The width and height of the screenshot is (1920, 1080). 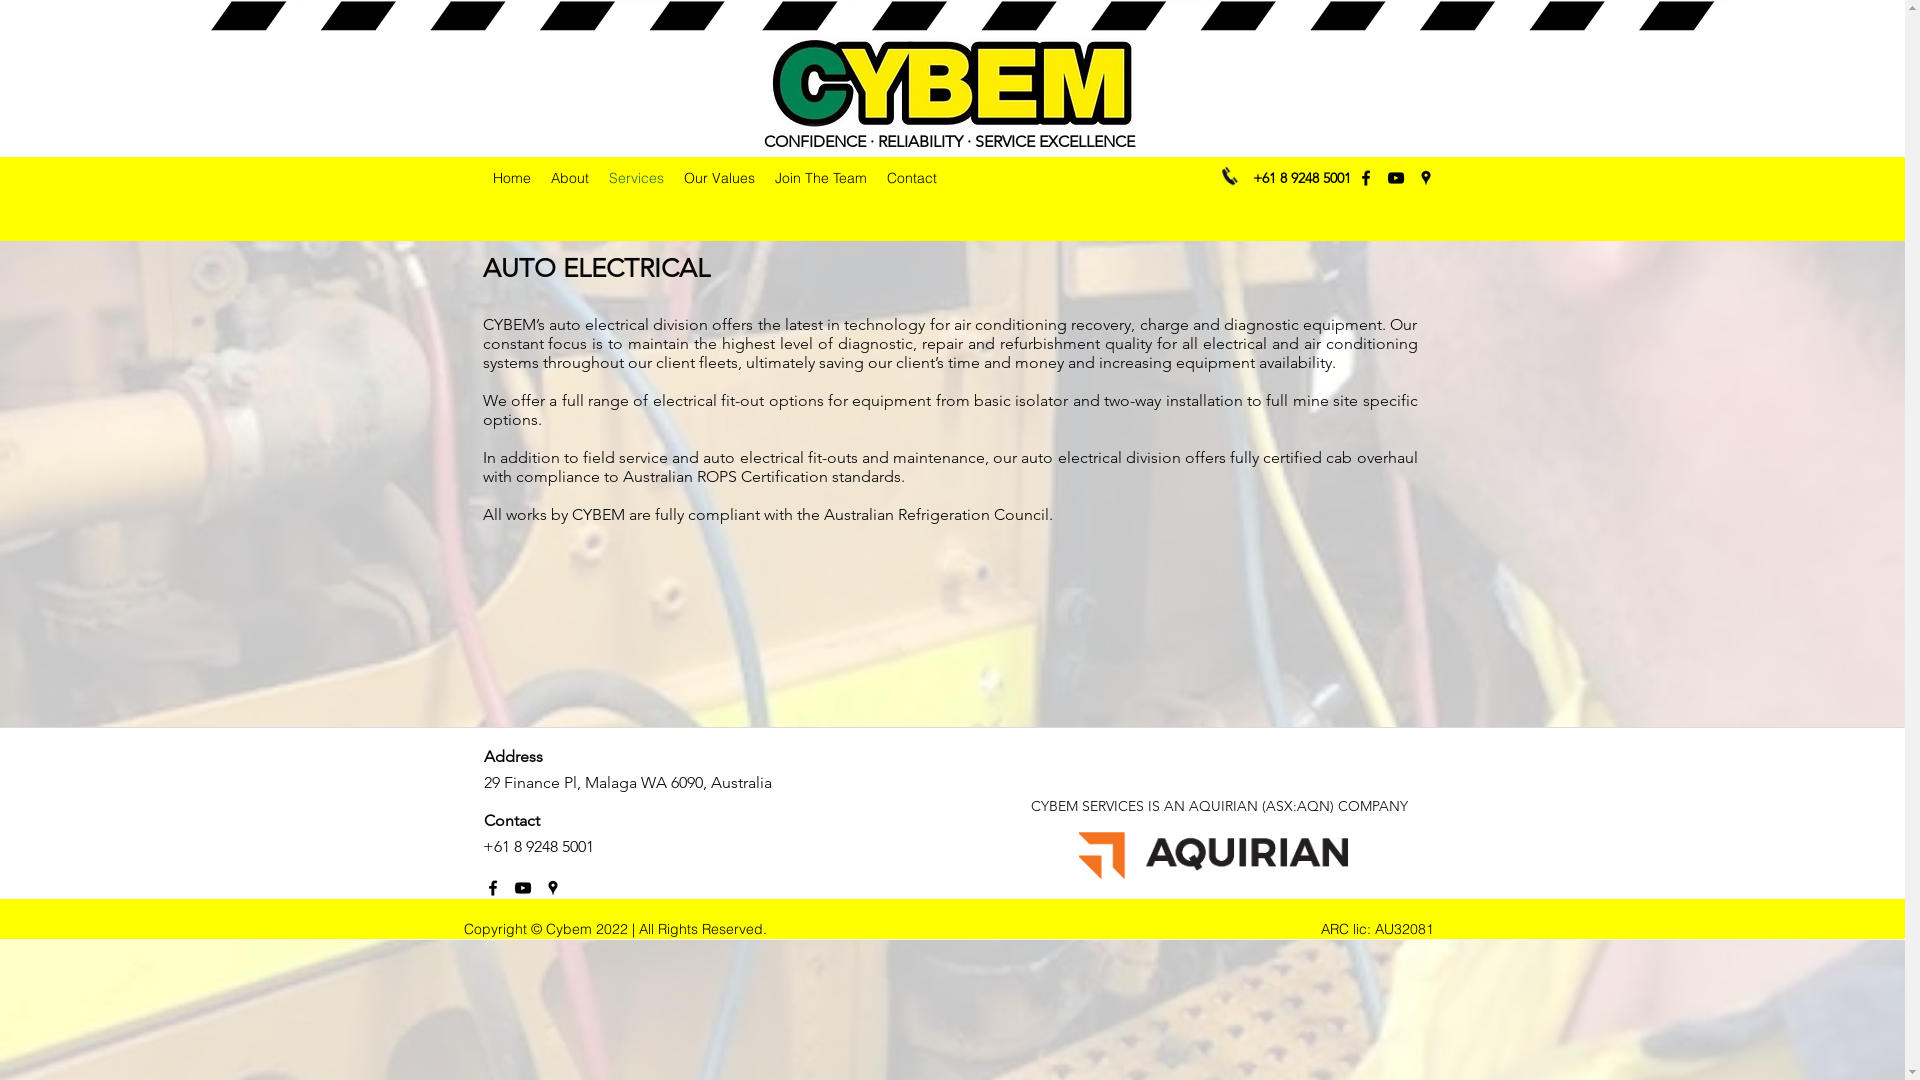 I want to click on 'About', so click(x=568, y=176).